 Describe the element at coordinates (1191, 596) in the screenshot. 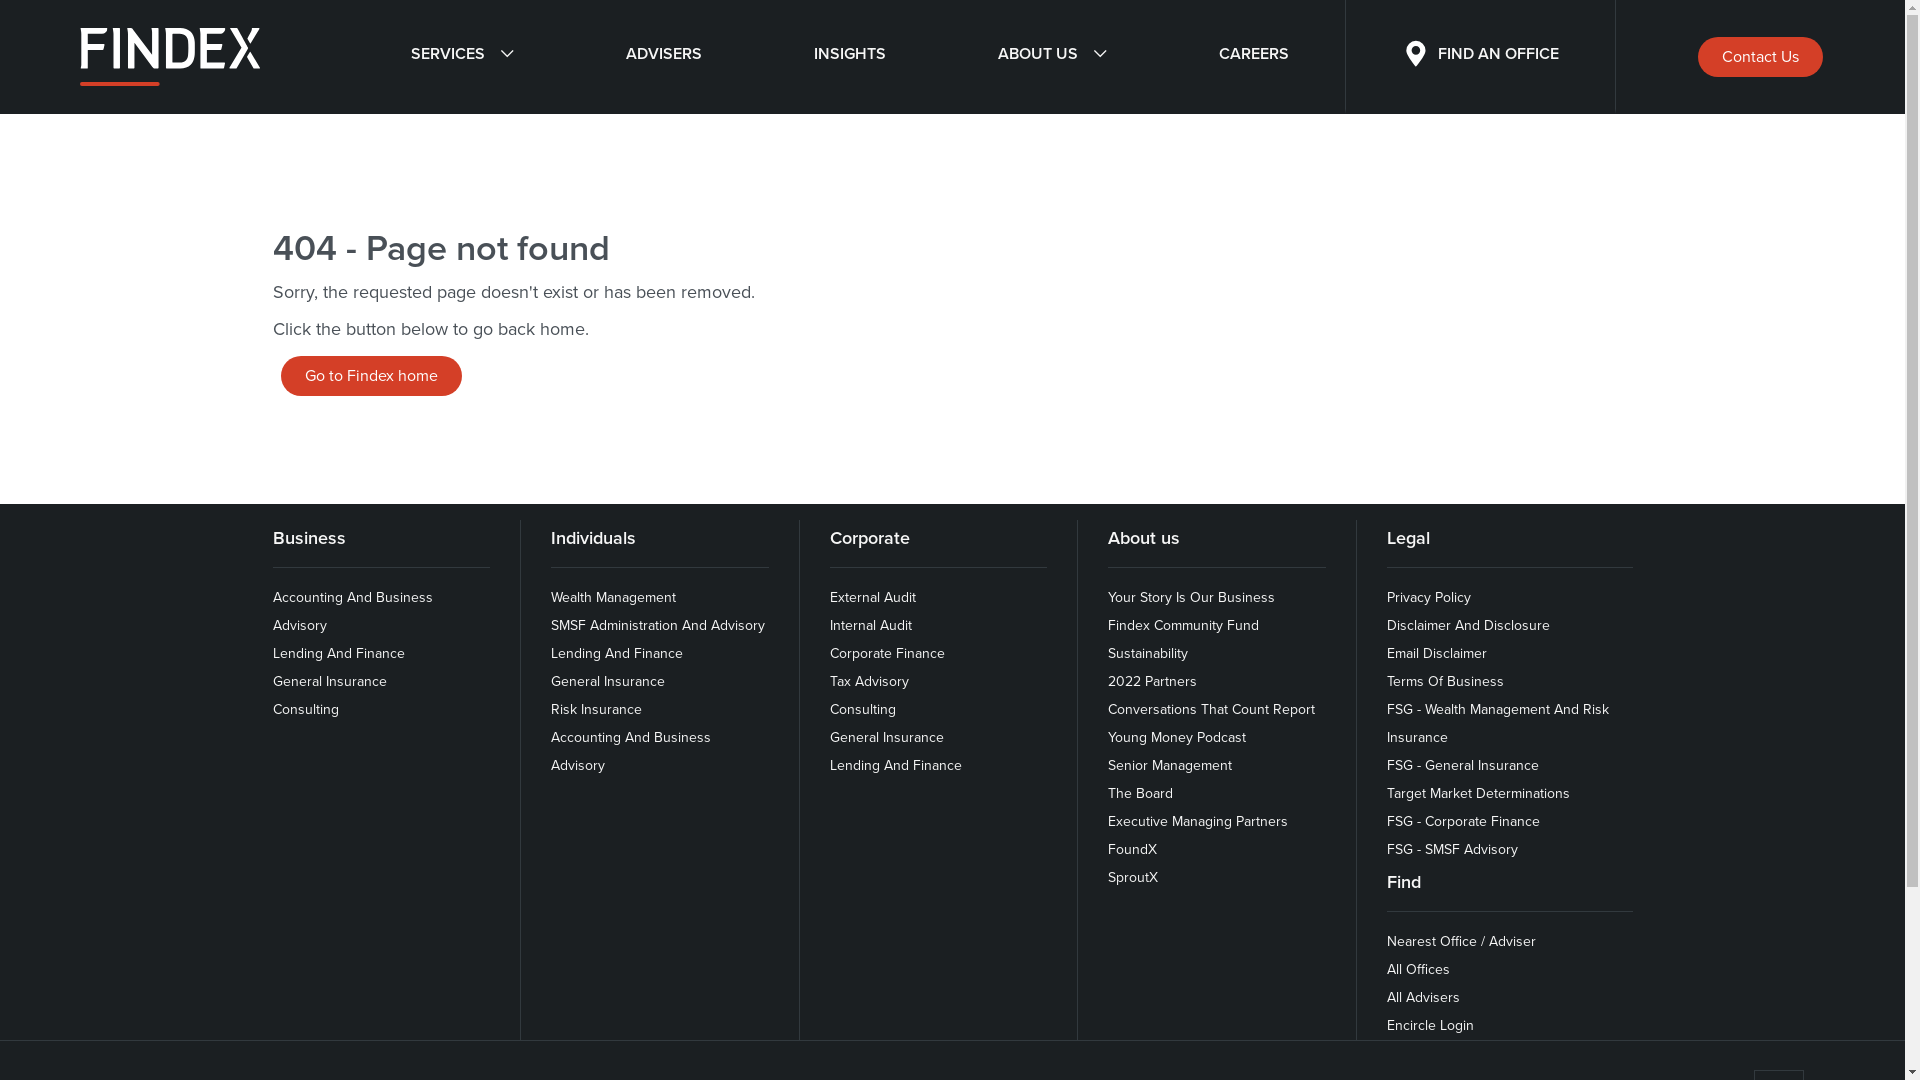

I see `'Your Story Is Our Business'` at that location.